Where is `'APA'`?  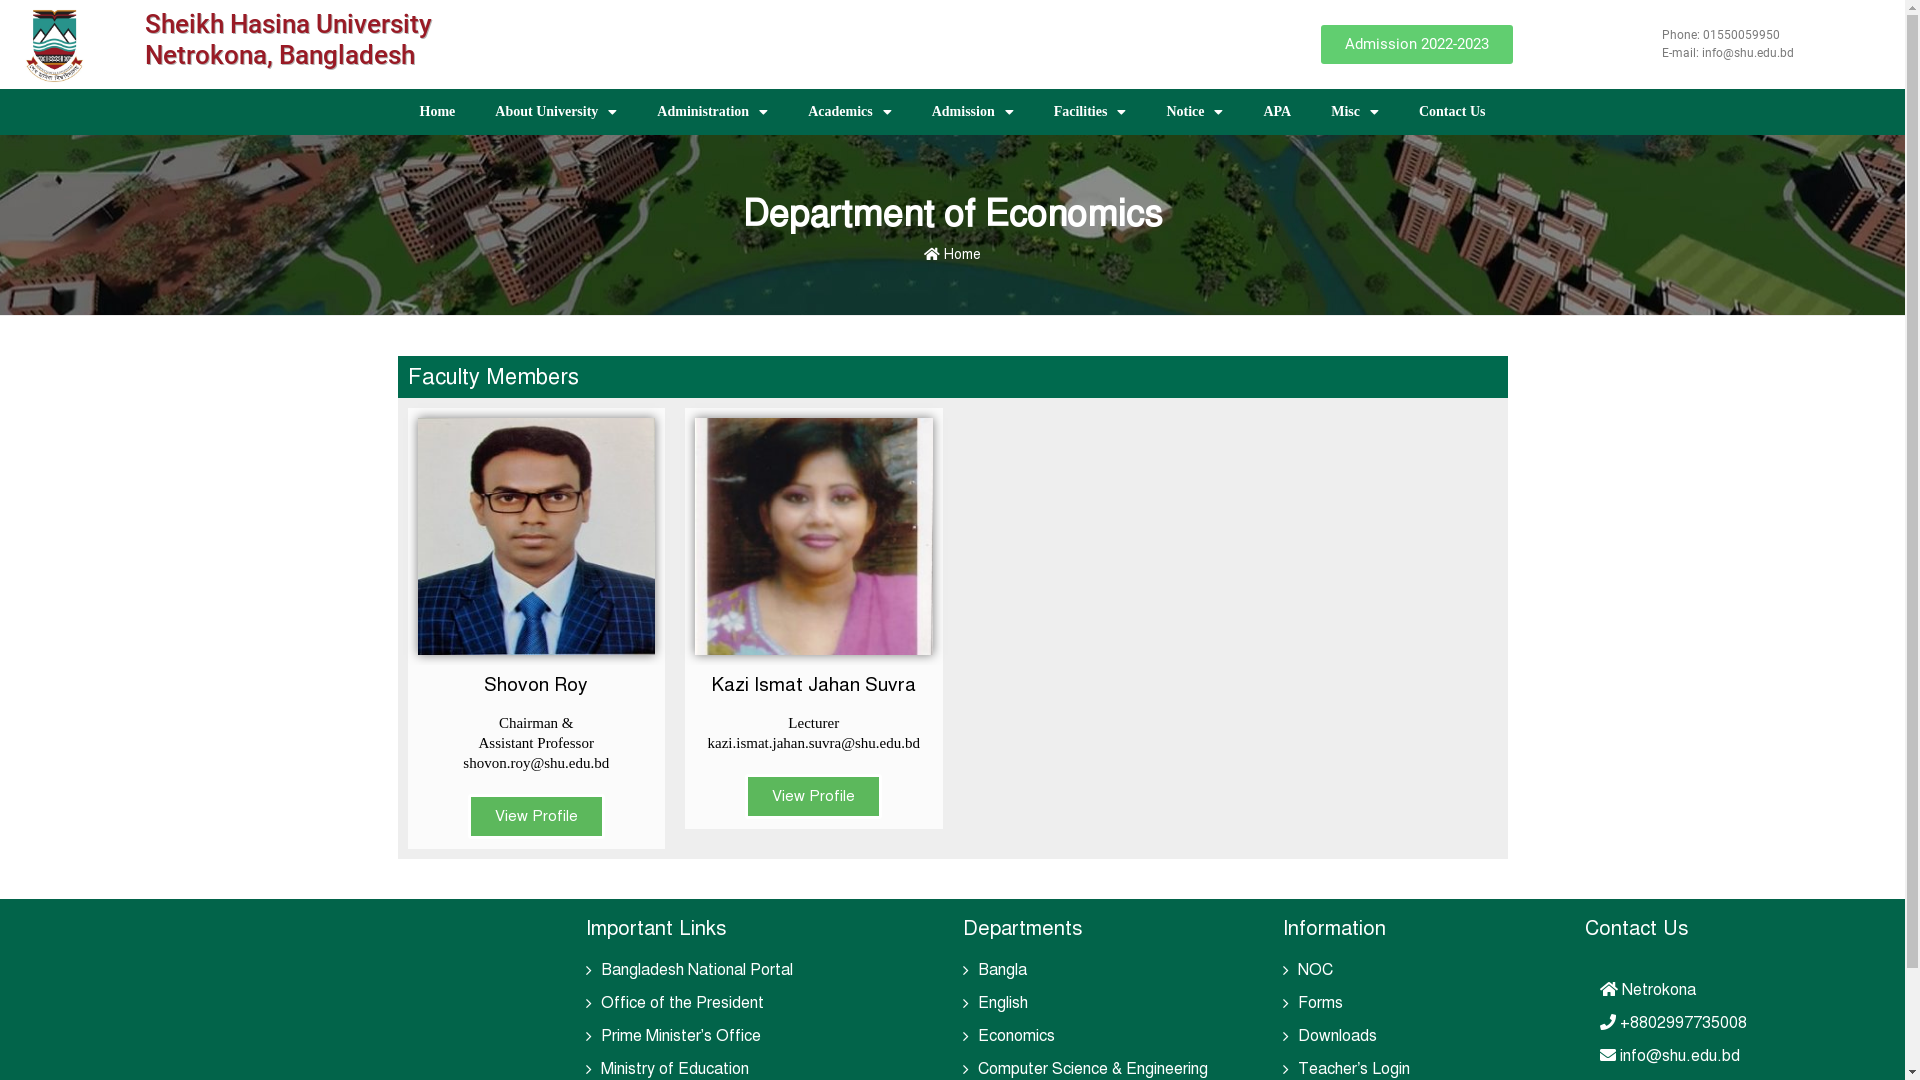 'APA' is located at coordinates (1275, 111).